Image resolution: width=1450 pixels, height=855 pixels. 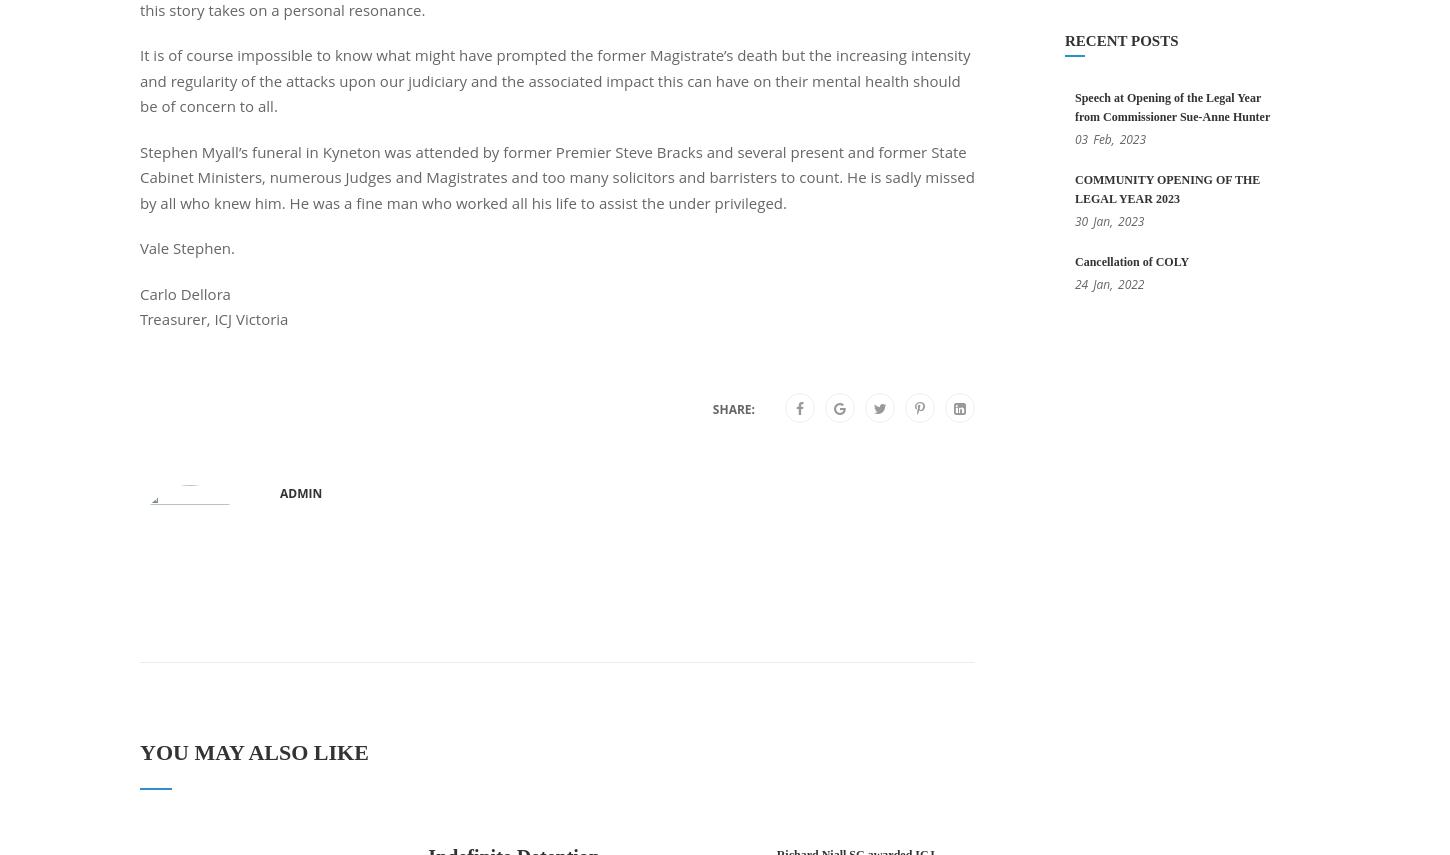 I want to click on 'COMMUNITY OPENING OF THE LEGAL YEAR 2023', so click(x=1166, y=188).